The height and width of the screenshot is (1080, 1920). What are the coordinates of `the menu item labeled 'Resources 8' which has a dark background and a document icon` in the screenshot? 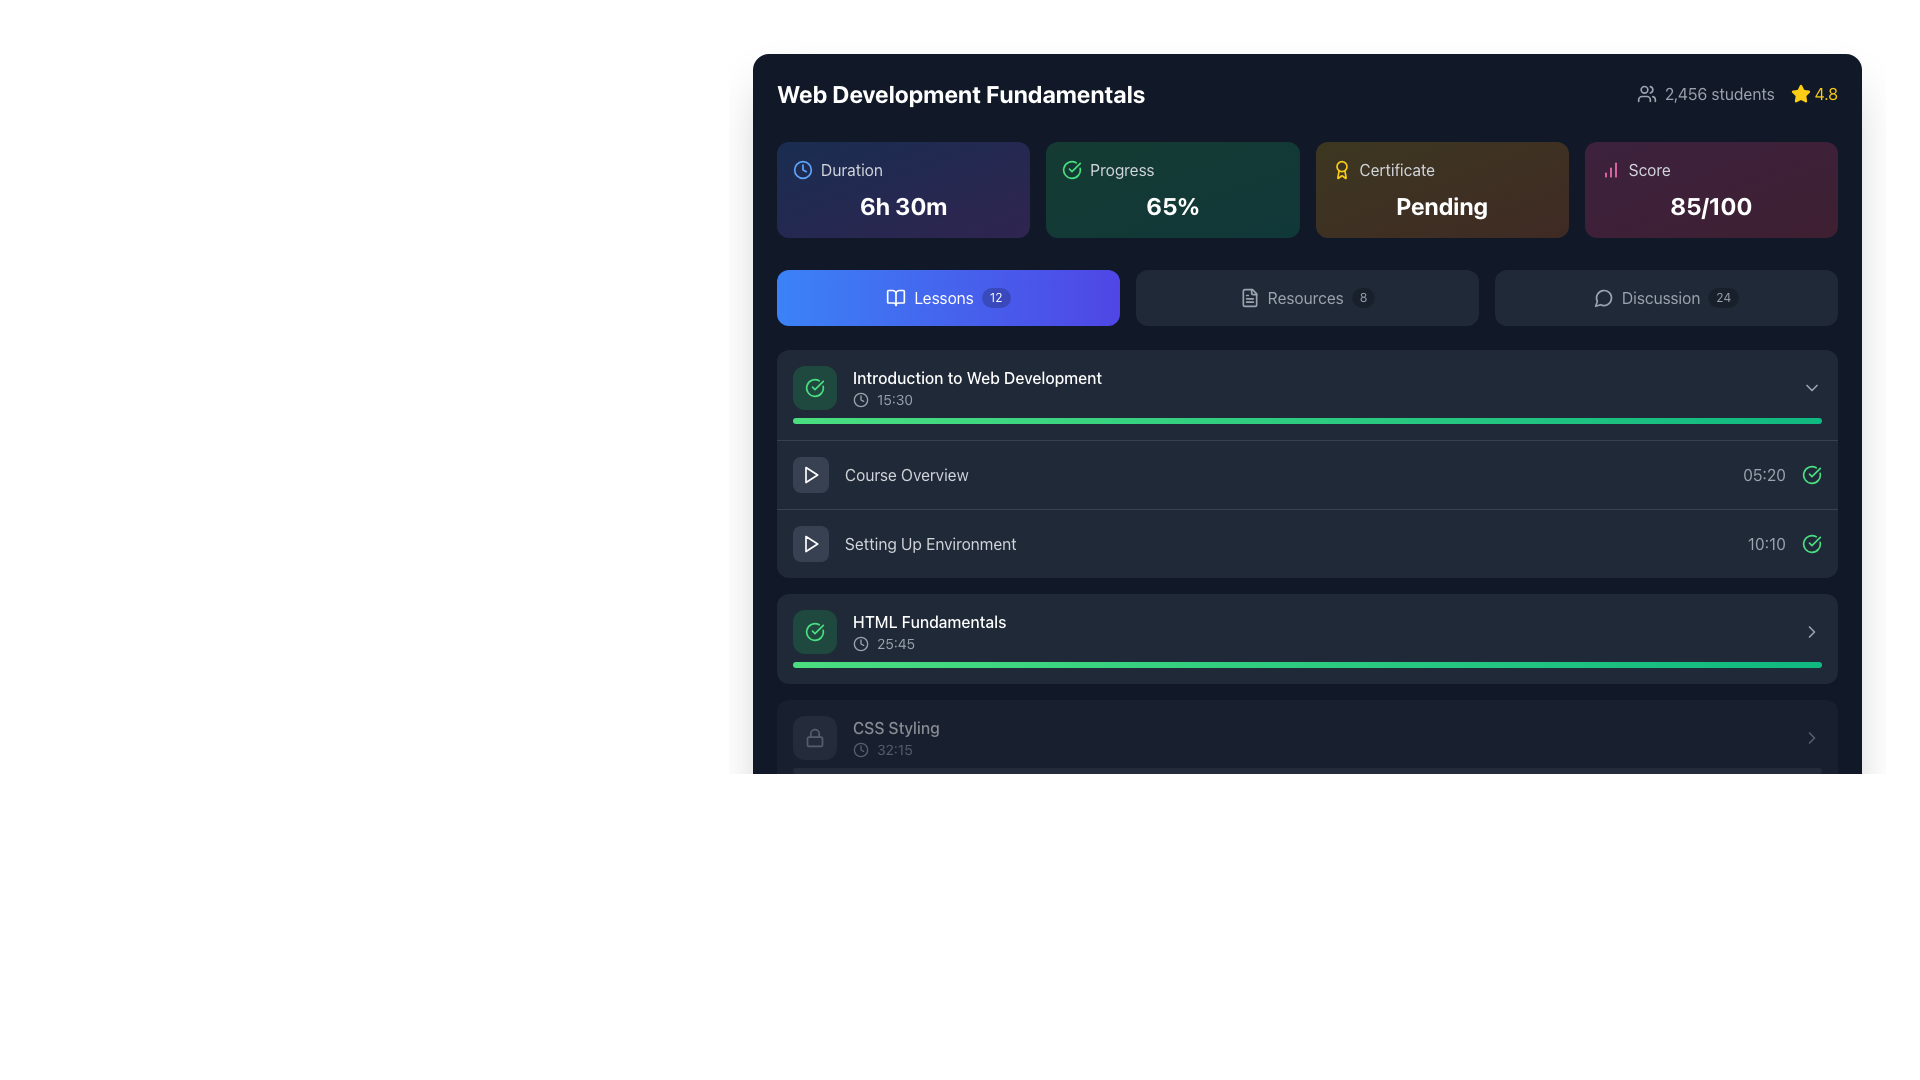 It's located at (1307, 297).